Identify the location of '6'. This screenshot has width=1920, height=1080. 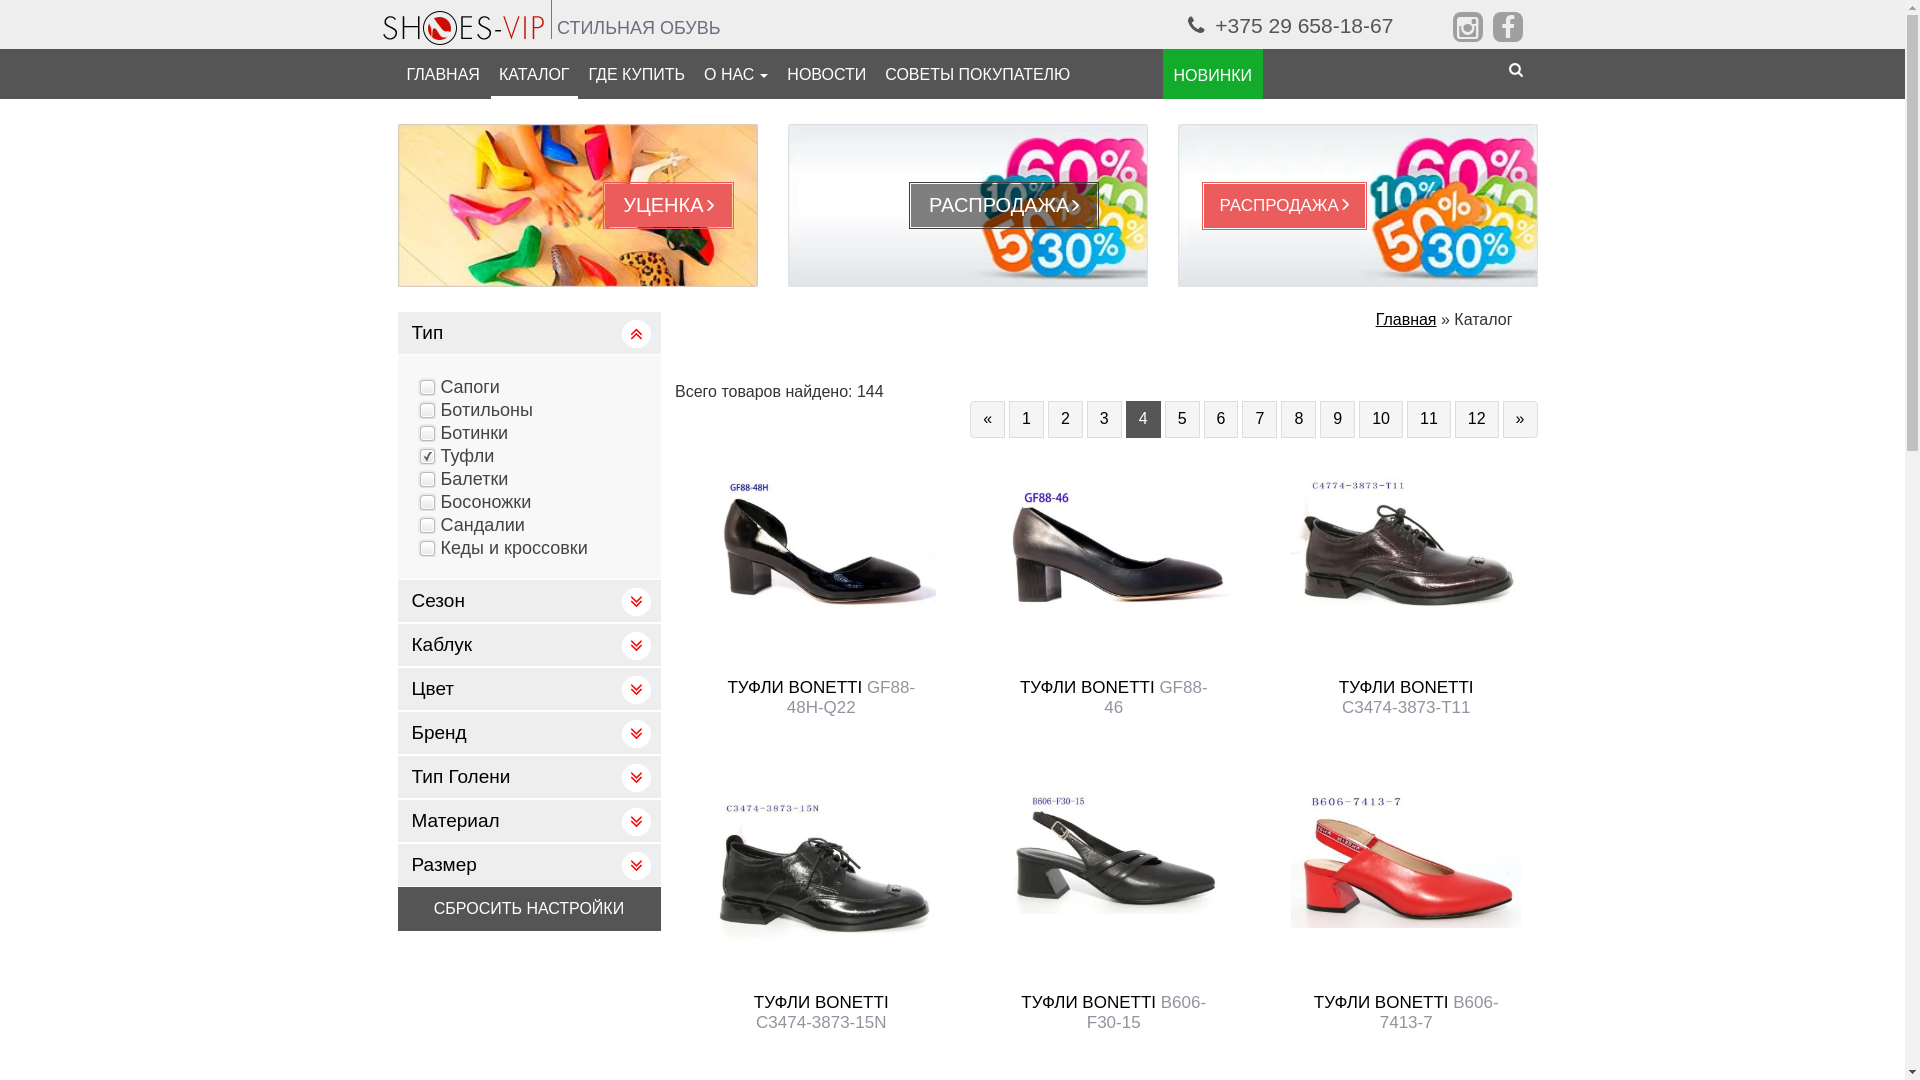
(1220, 418).